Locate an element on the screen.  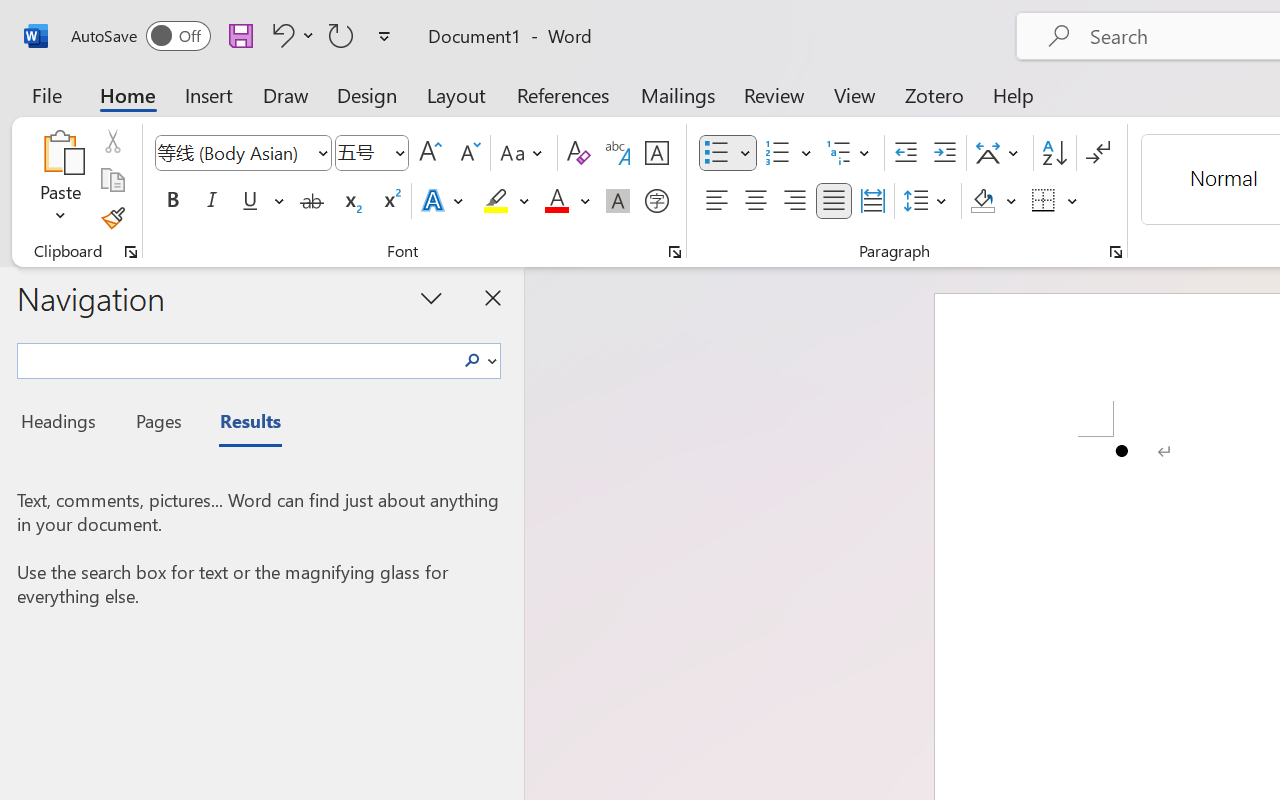
'Headings' is located at coordinates (65, 424).